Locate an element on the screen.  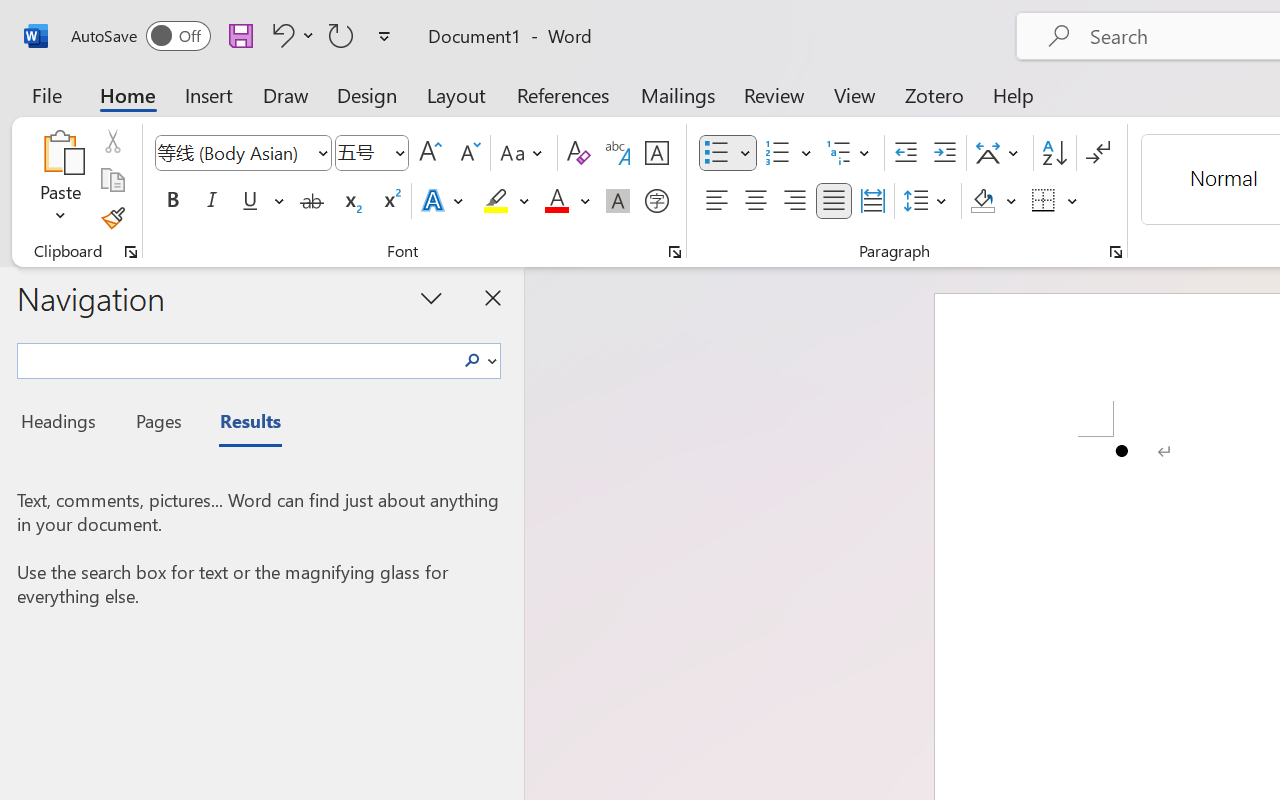
'Headings' is located at coordinates (65, 424).